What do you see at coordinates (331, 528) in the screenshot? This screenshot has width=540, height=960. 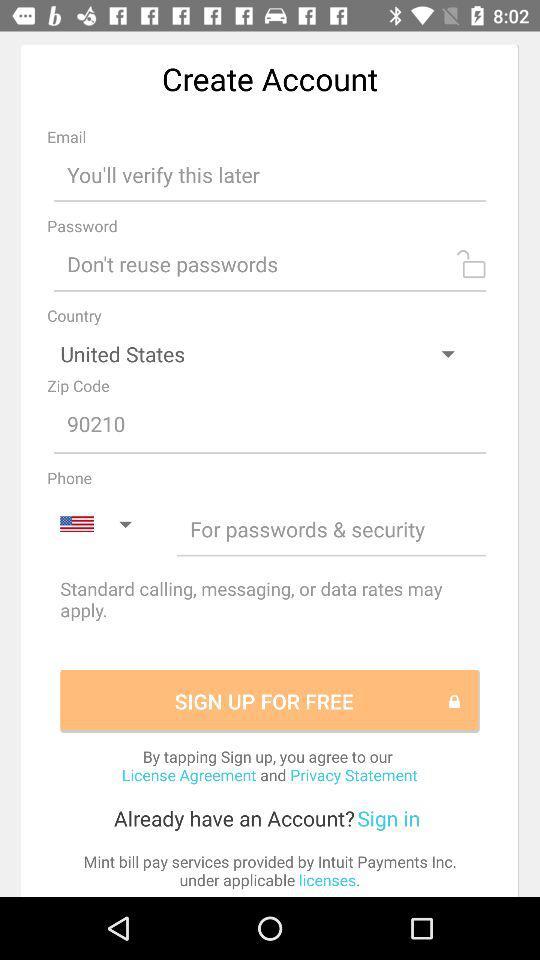 I see `input number space to inform phone number` at bounding box center [331, 528].